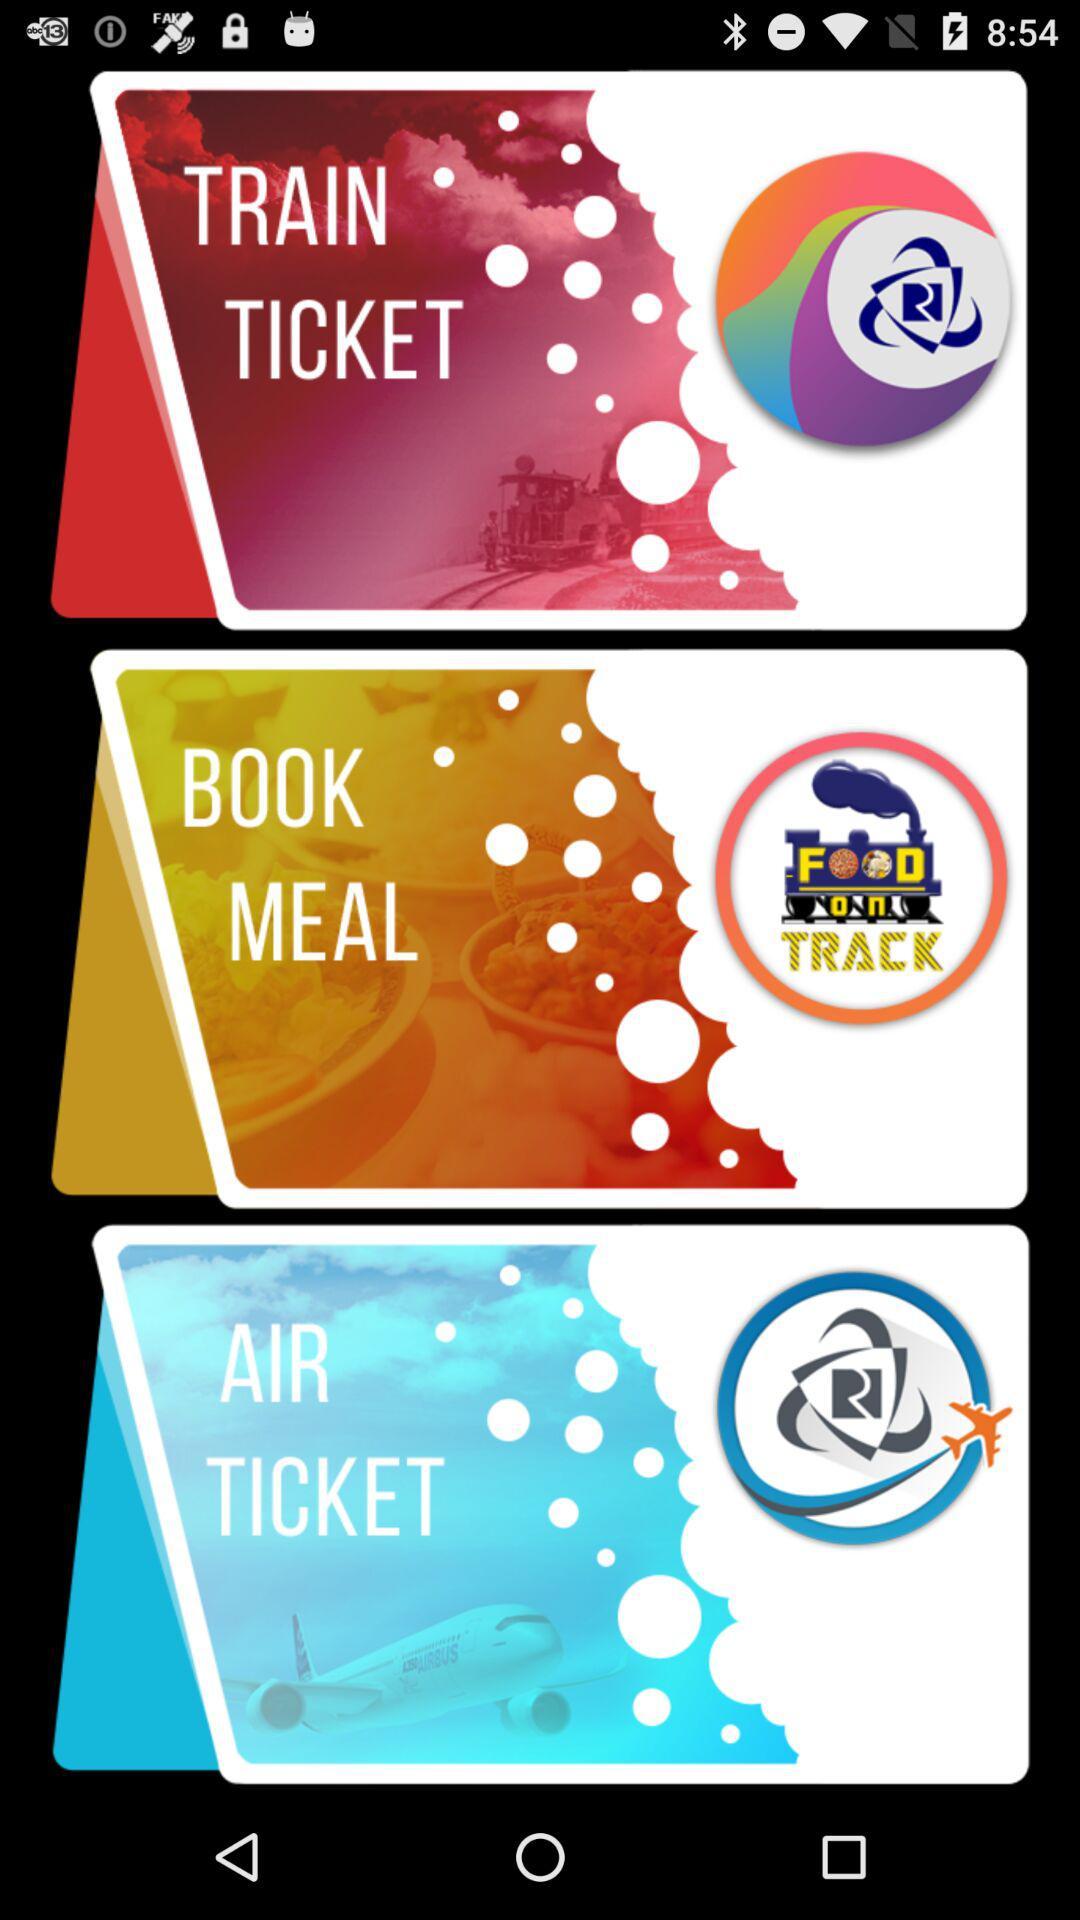  I want to click on item at the center, so click(540, 927).